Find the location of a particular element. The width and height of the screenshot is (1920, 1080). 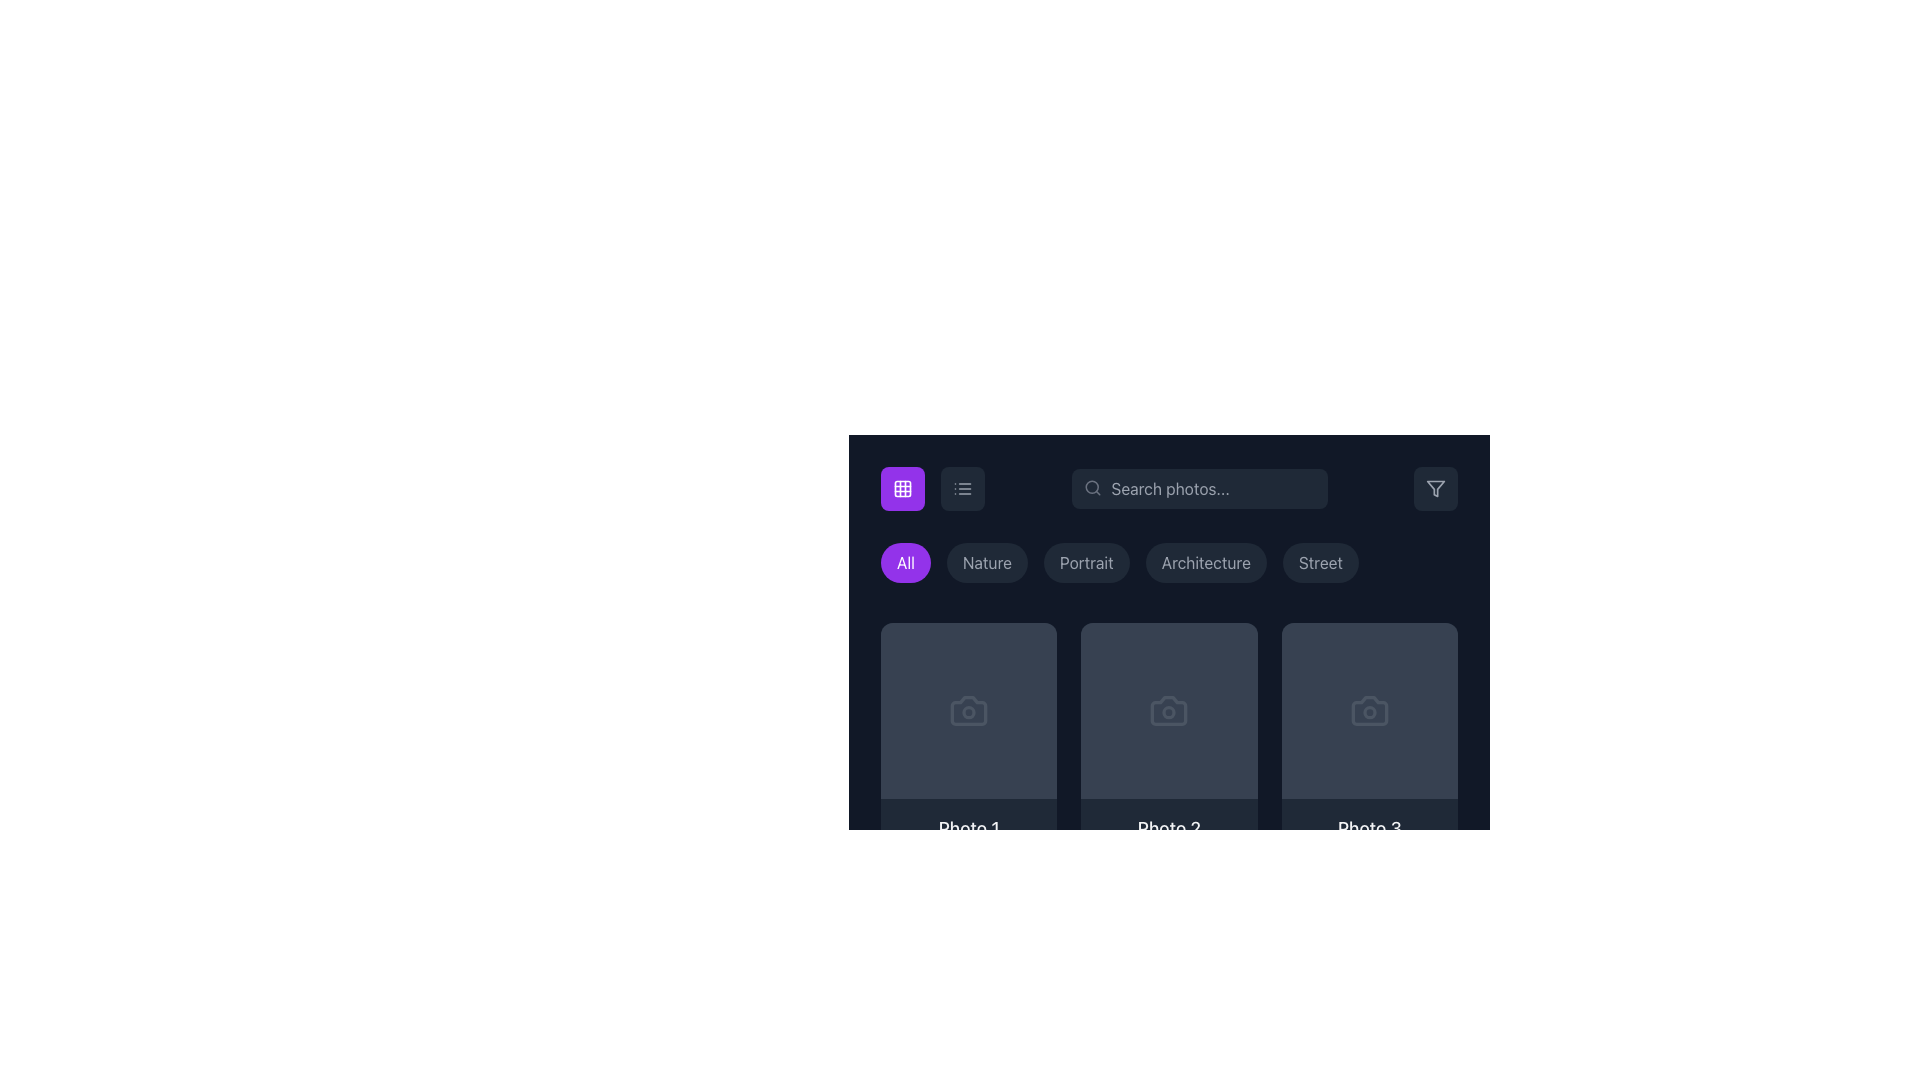

the 'All' button, which has a rounded shape and a vibrant purple background with white text, to filter all categories is located at coordinates (905, 563).